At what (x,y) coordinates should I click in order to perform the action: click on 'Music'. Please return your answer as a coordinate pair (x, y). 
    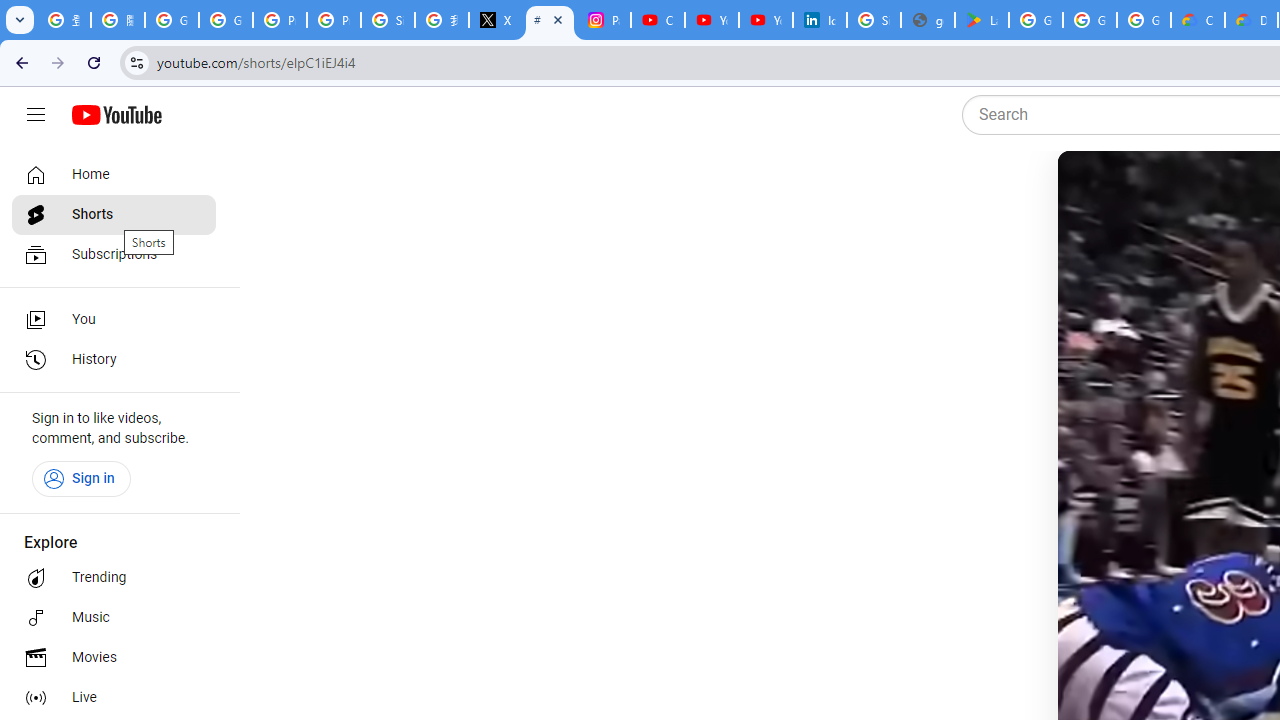
    Looking at the image, I should click on (112, 617).